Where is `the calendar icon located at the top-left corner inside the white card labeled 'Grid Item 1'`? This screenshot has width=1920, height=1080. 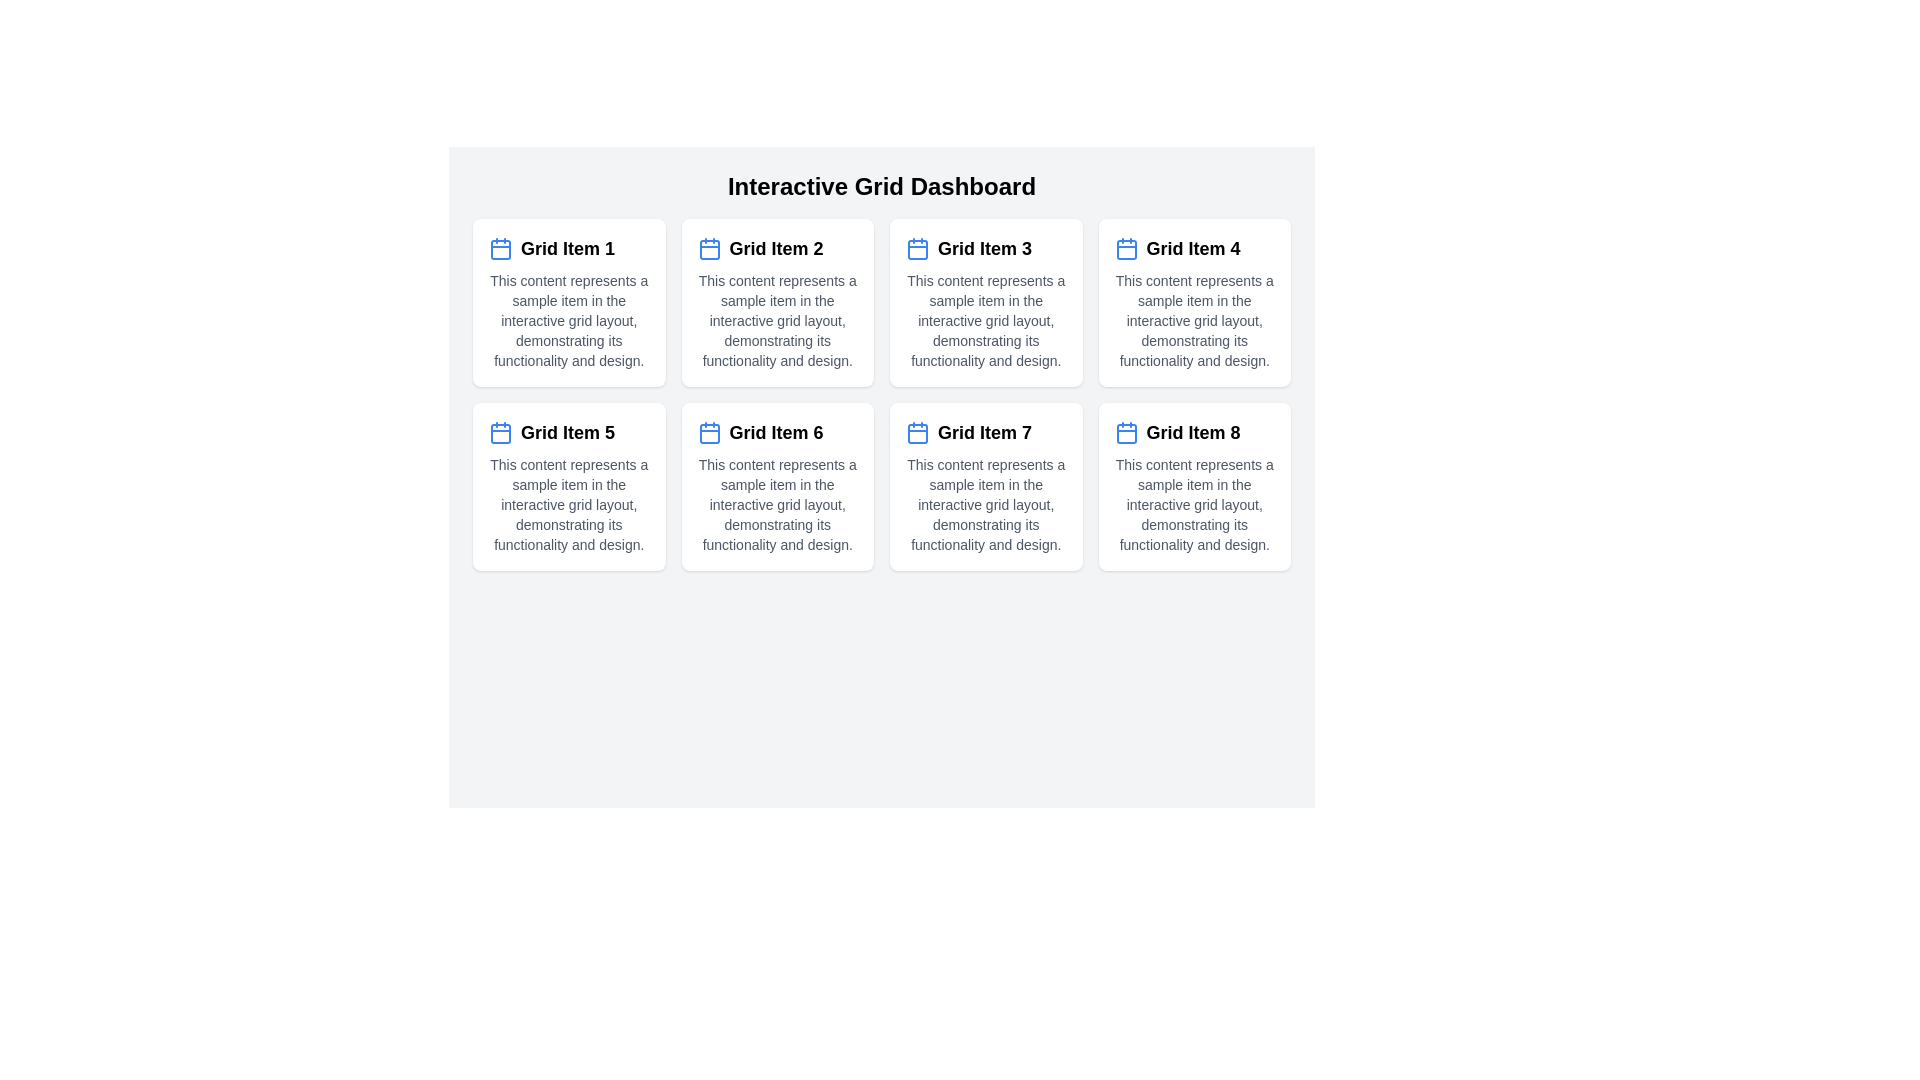 the calendar icon located at the top-left corner inside the white card labeled 'Grid Item 1' is located at coordinates (500, 248).